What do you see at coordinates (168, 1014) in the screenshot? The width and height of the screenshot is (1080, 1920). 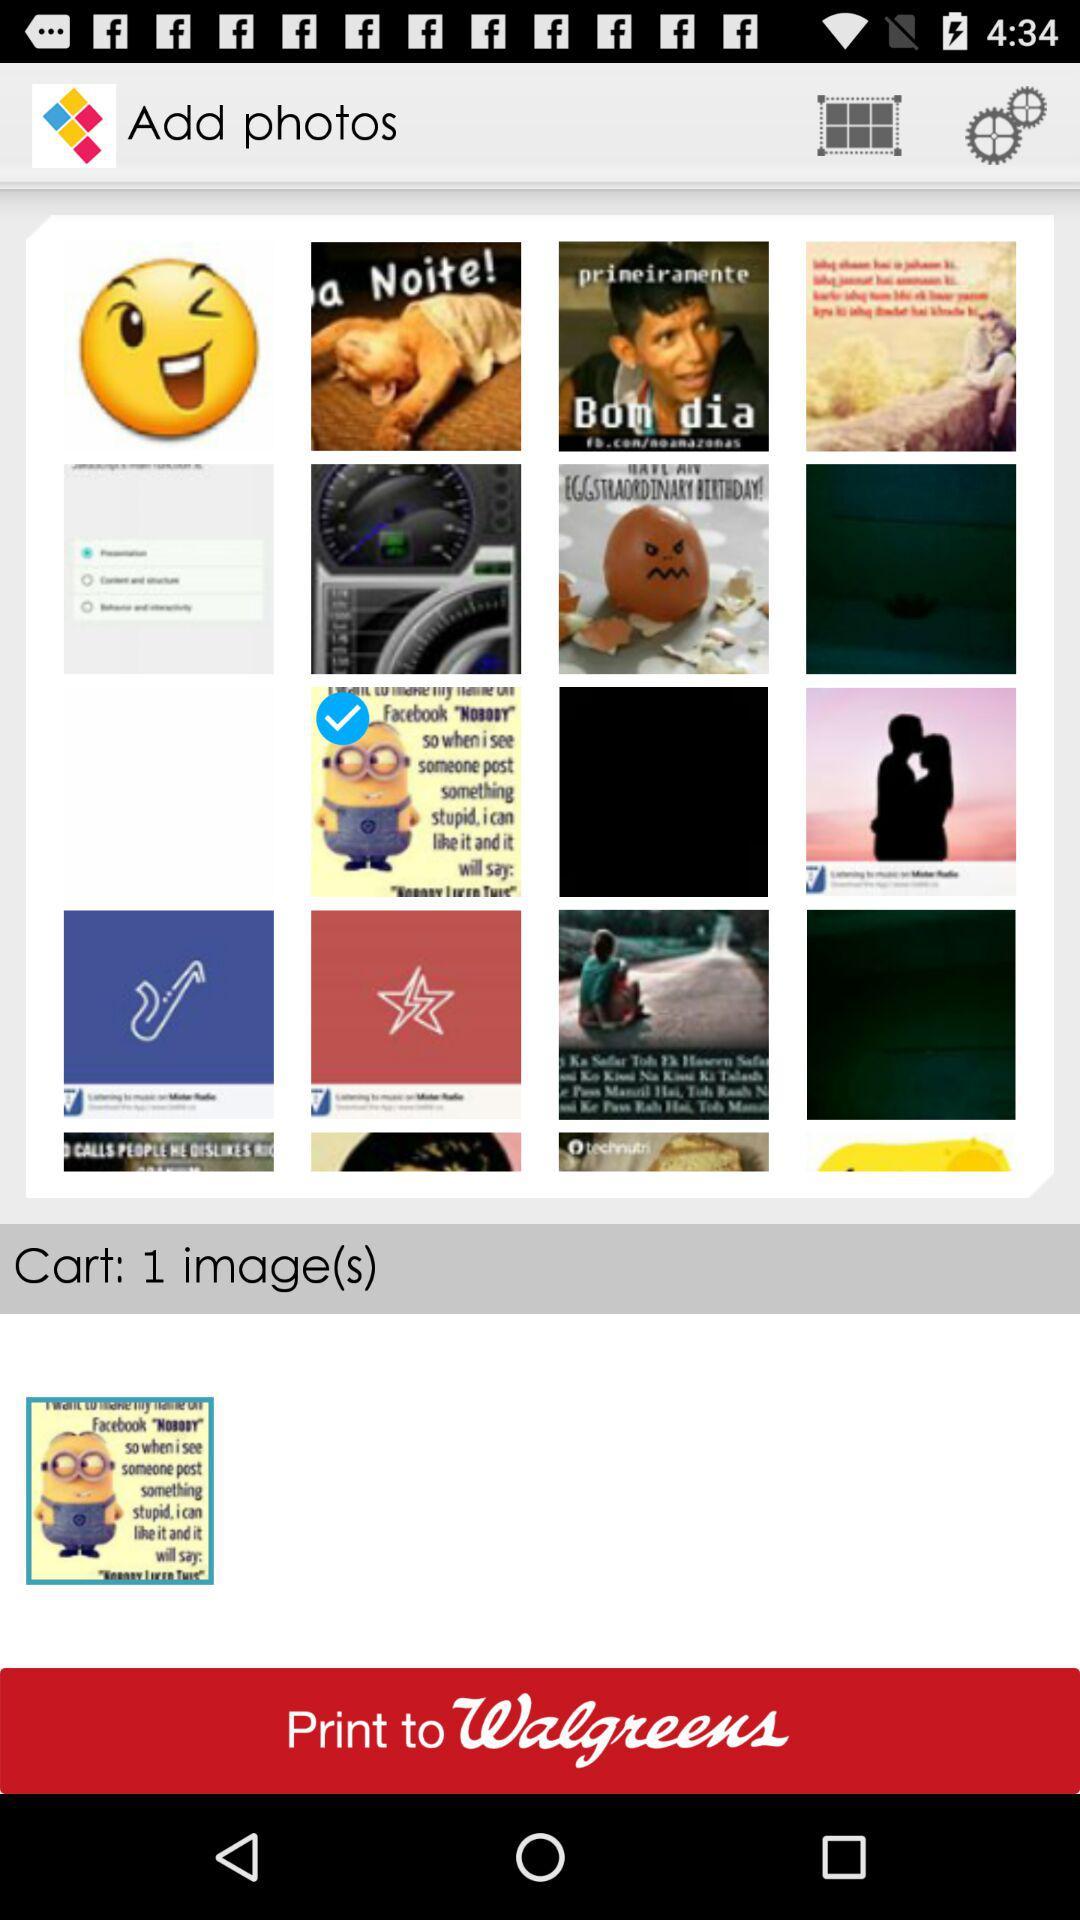 I see `the third image next to the star image to the left` at bounding box center [168, 1014].